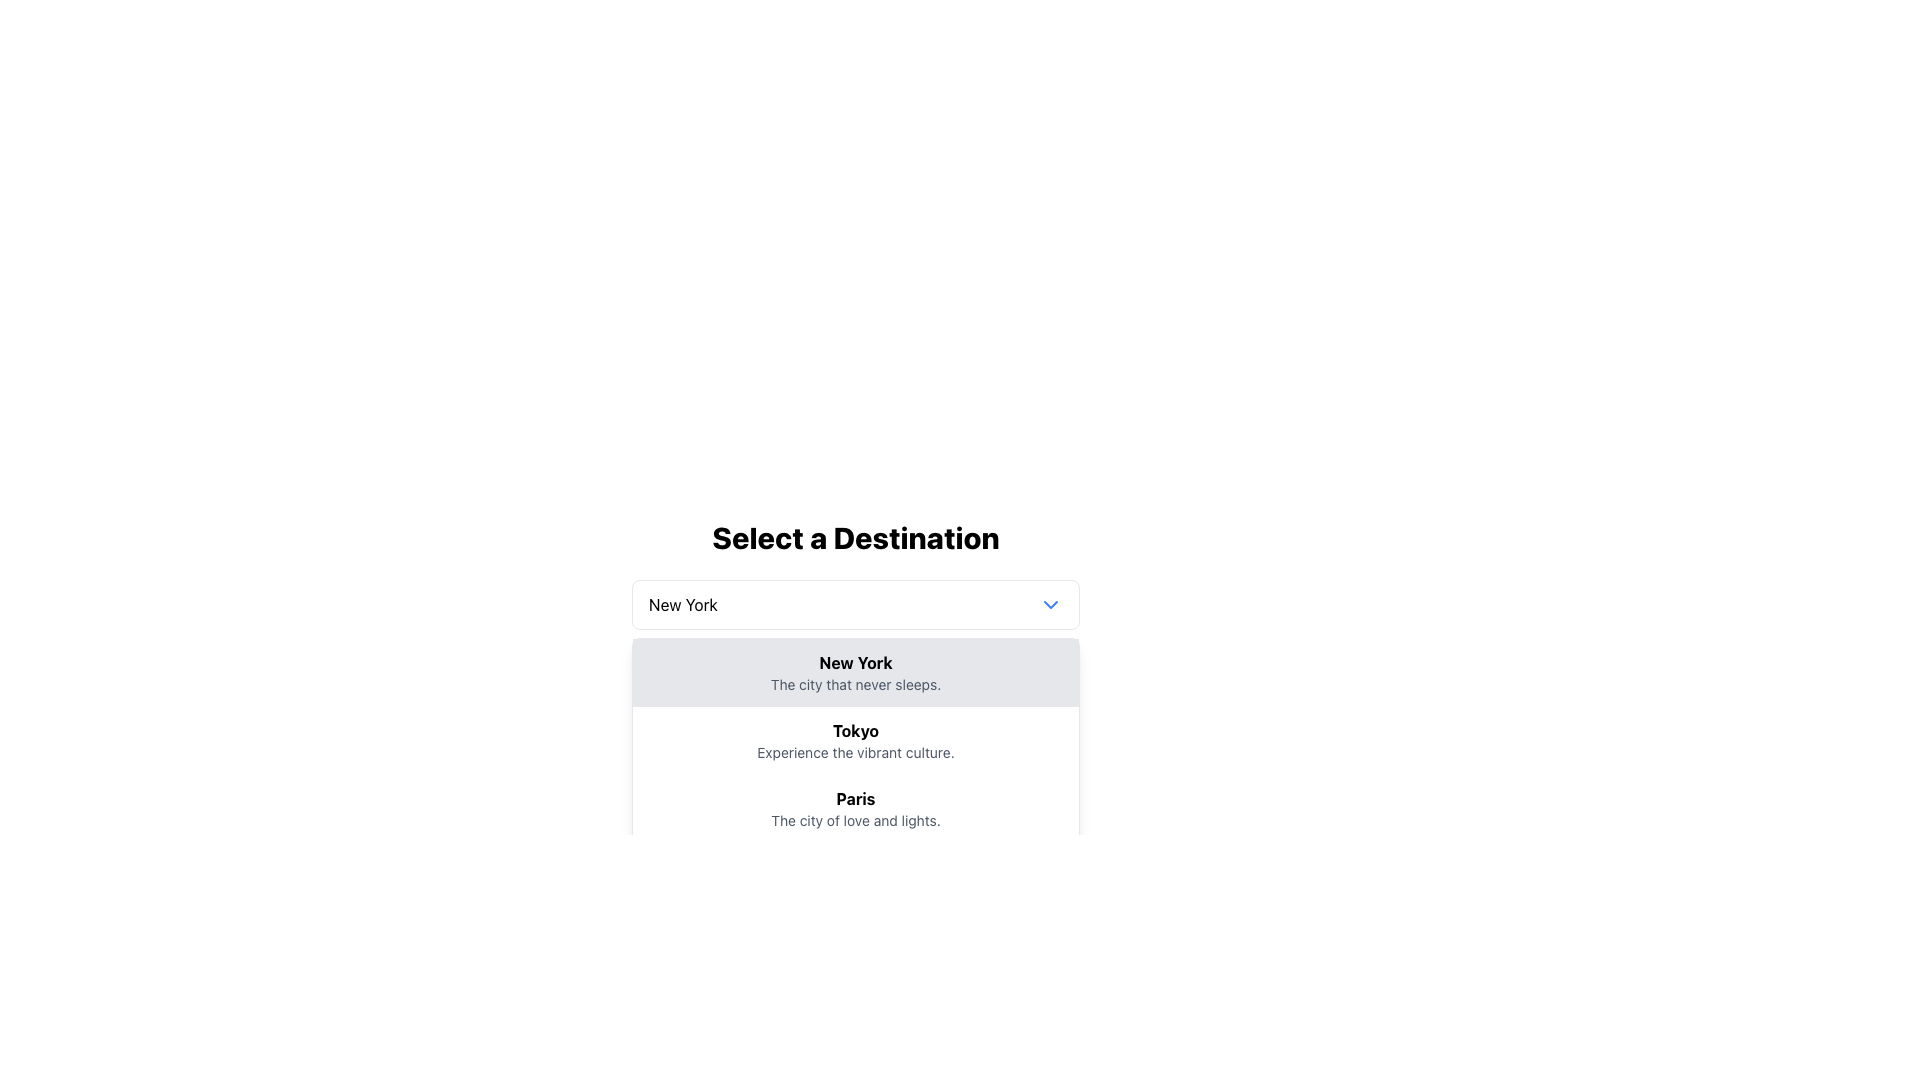 The image size is (1920, 1080). I want to click on the third list item in the dropdown menu labeled 'Paris', so click(855, 808).